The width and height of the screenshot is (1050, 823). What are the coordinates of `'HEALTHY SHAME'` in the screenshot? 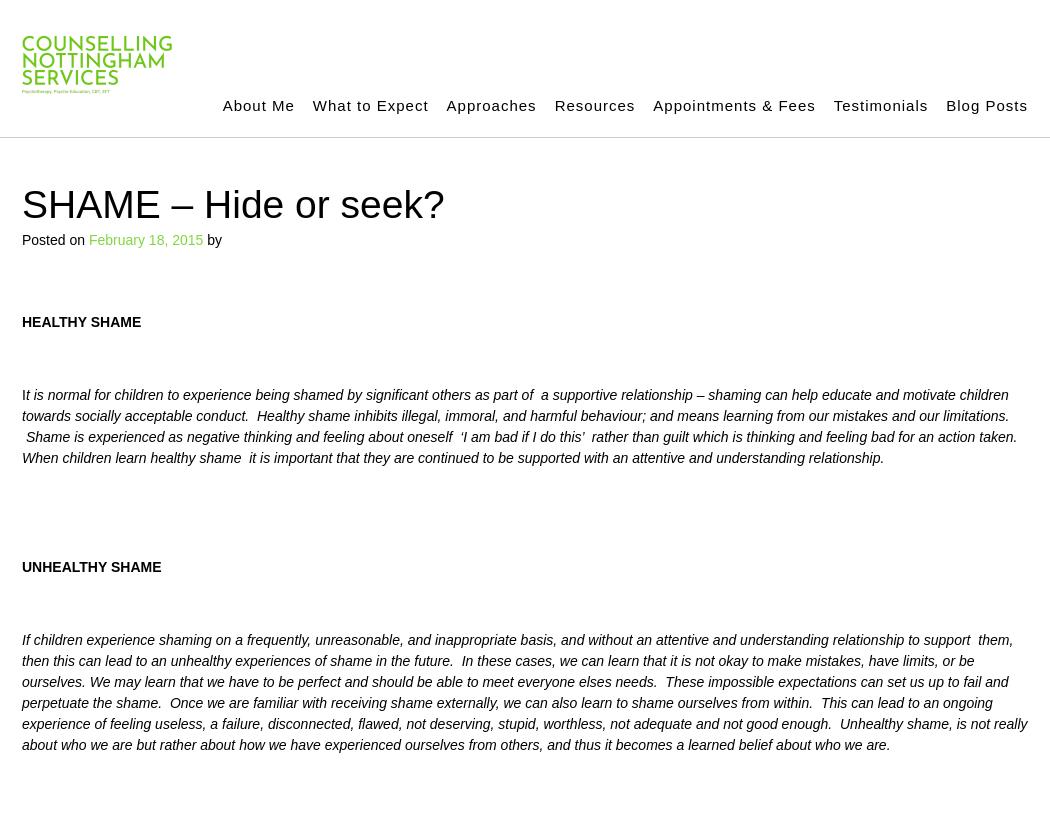 It's located at (81, 321).